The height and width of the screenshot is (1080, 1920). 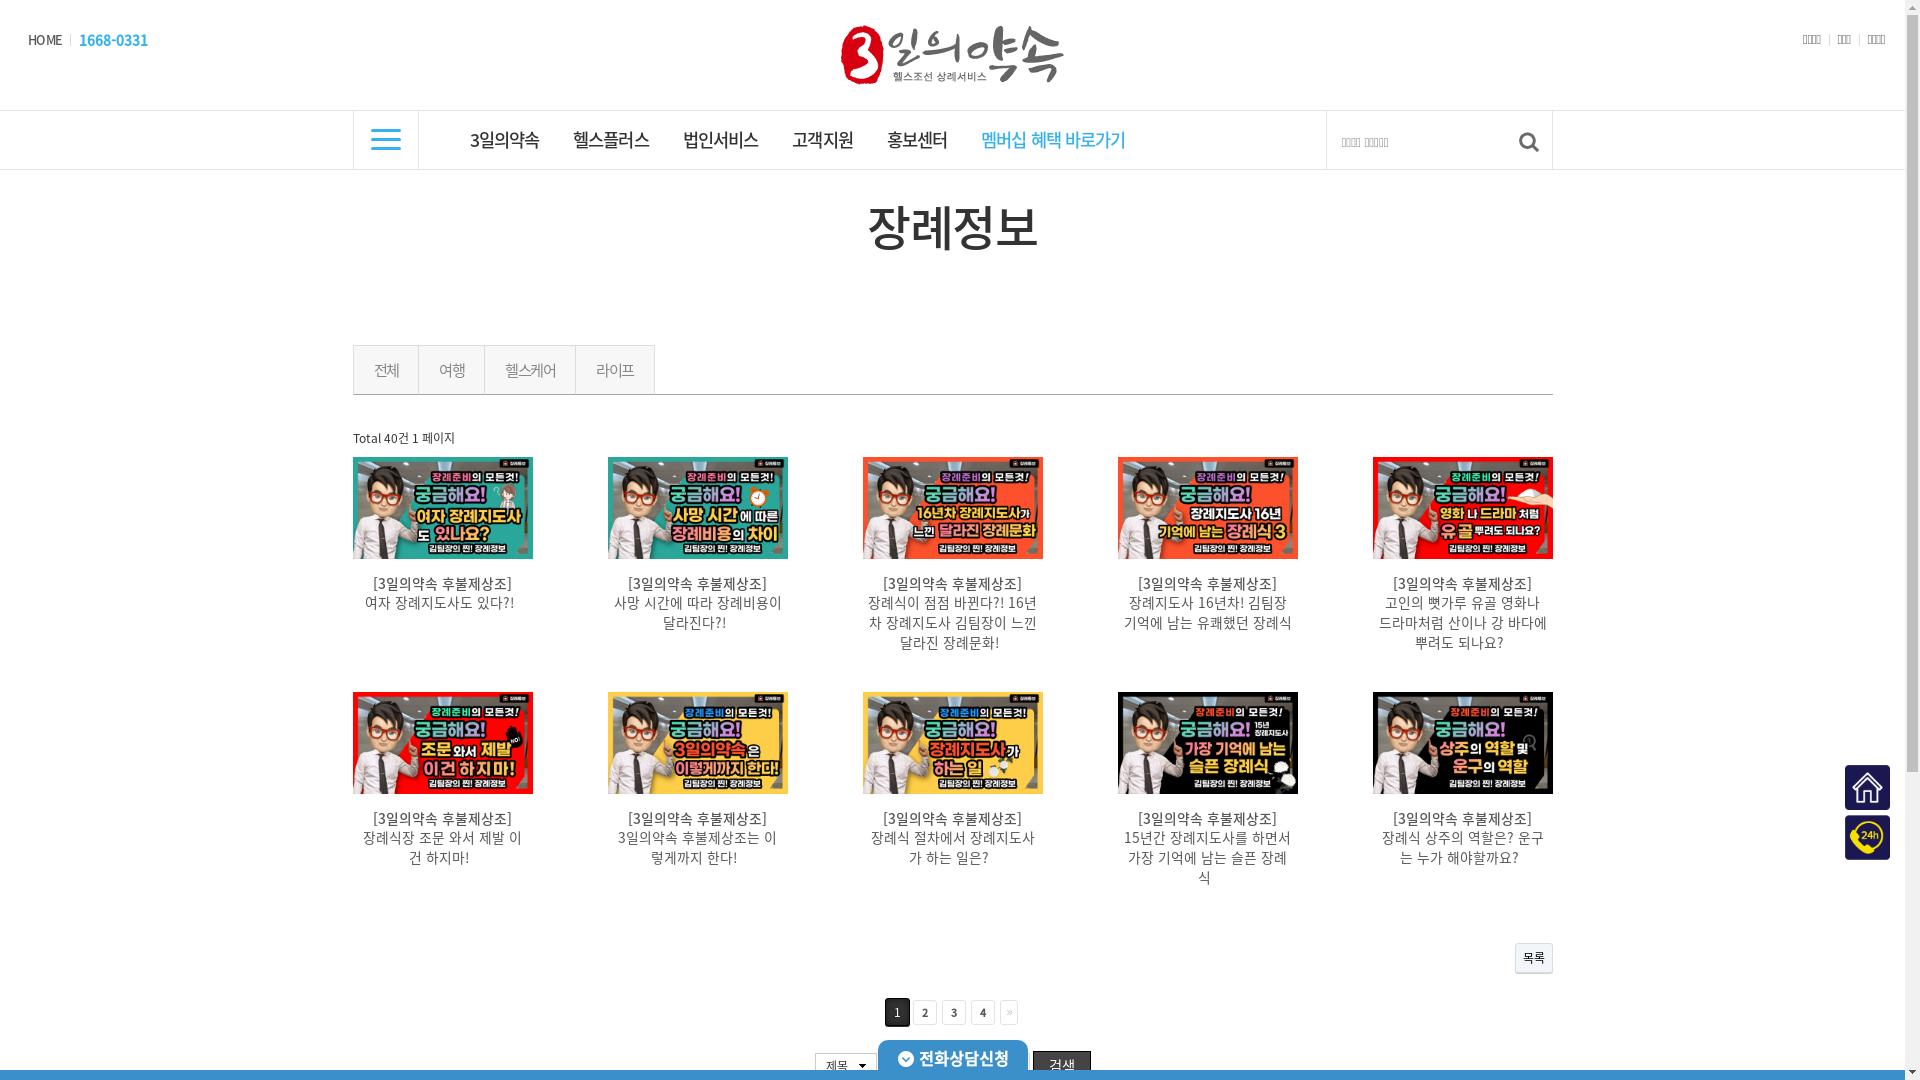 I want to click on 'HOME', so click(x=44, y=39).